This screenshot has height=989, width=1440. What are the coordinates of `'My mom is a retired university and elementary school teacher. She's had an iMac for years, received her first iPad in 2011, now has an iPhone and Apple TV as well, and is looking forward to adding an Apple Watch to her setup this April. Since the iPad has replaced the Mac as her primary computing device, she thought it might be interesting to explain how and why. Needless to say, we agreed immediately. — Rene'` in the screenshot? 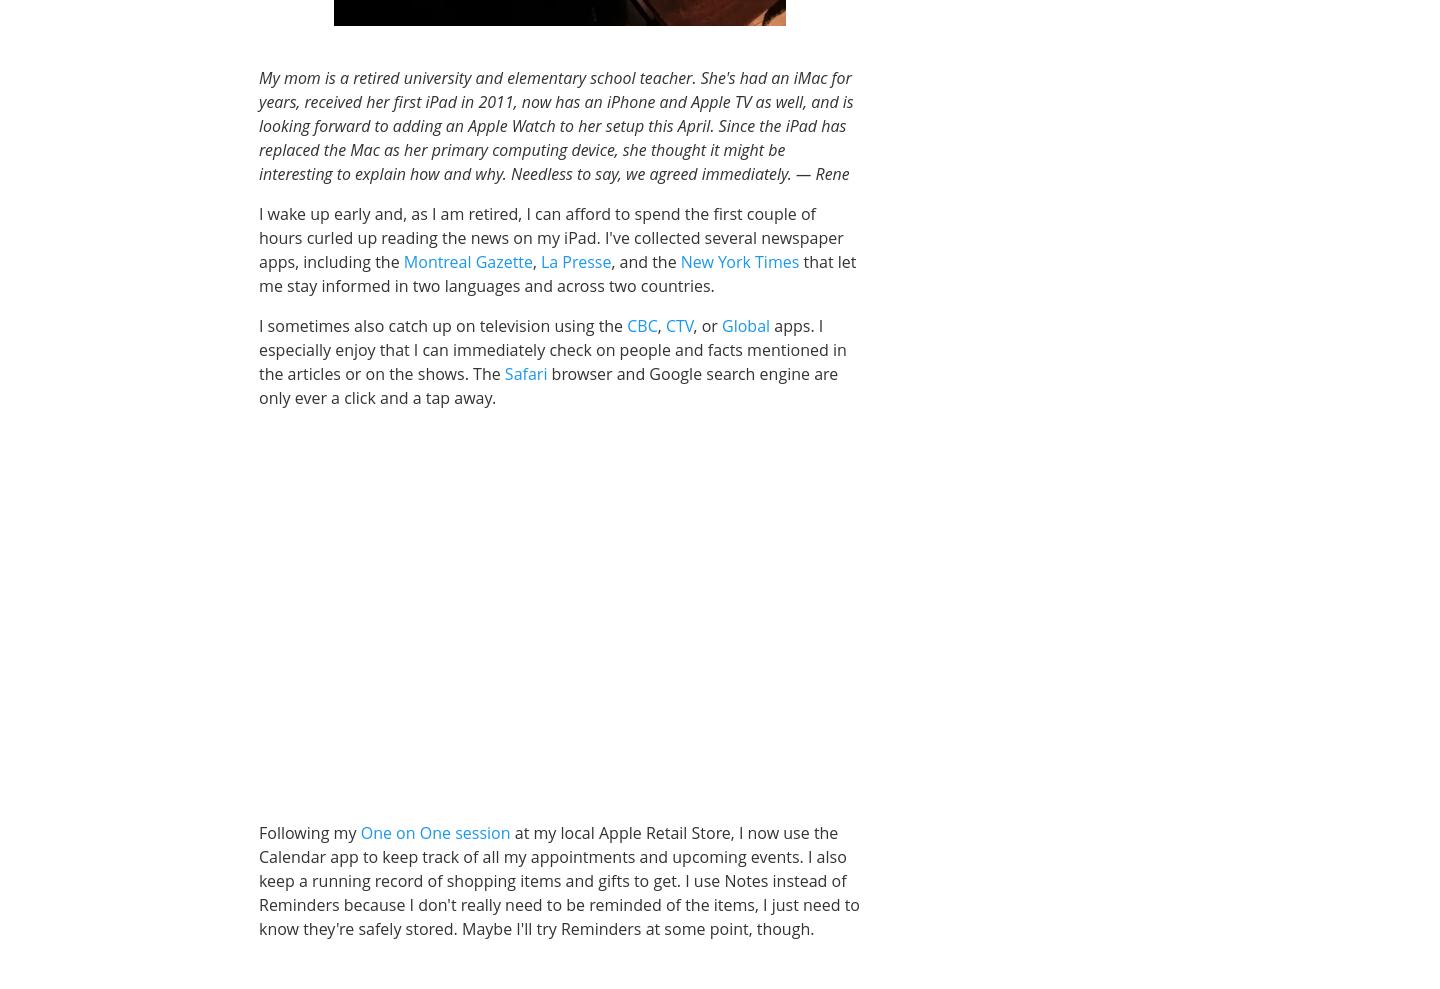 It's located at (555, 124).